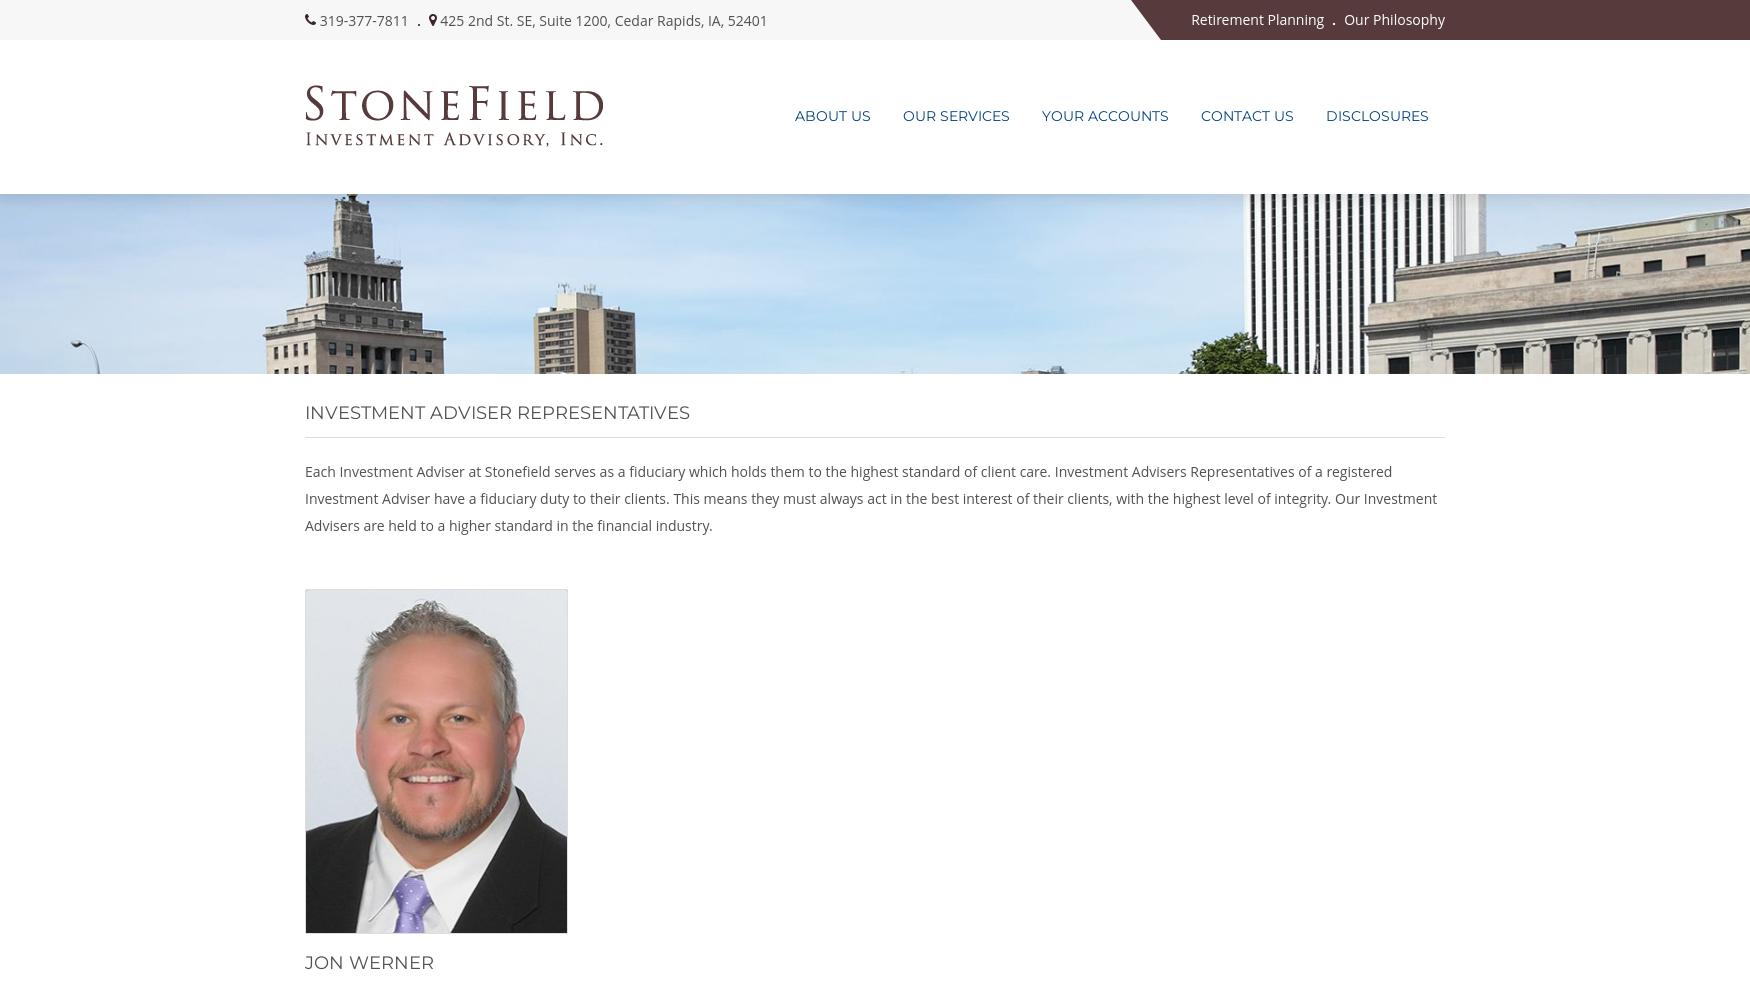  I want to click on 'Financial Needs Analysis', so click(970, 365).